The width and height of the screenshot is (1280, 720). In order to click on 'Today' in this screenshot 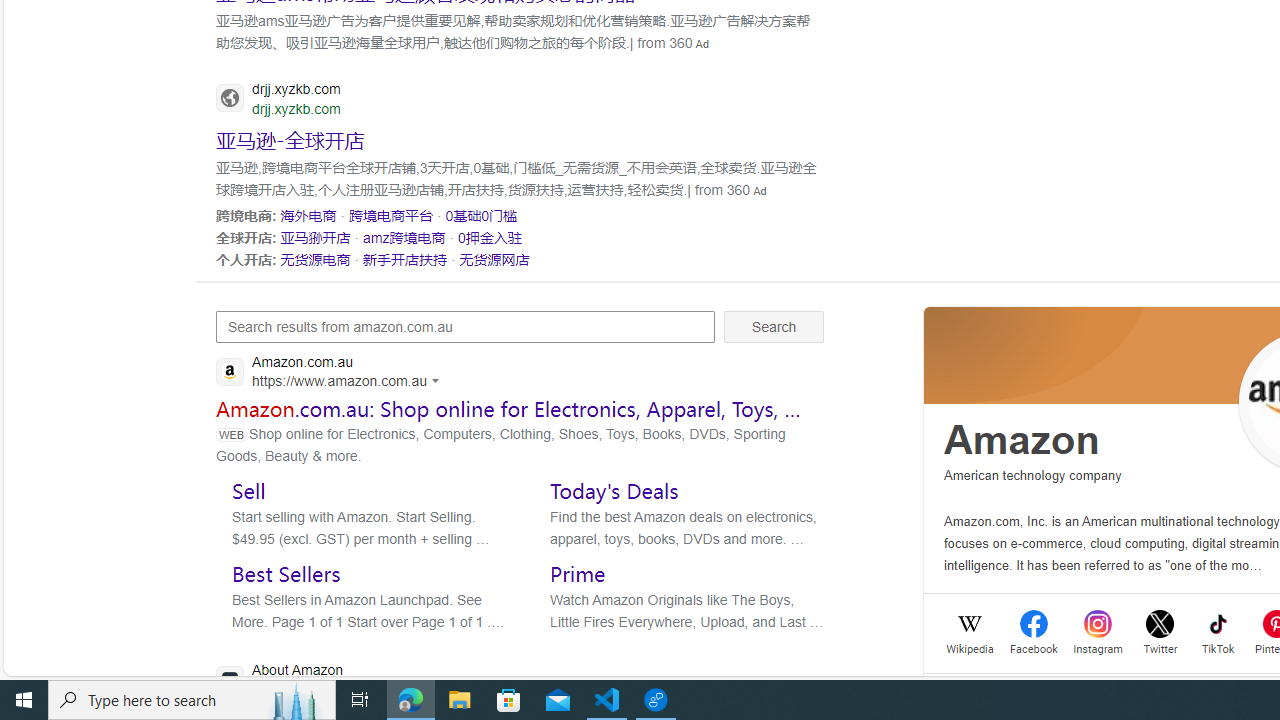, I will do `click(613, 490)`.